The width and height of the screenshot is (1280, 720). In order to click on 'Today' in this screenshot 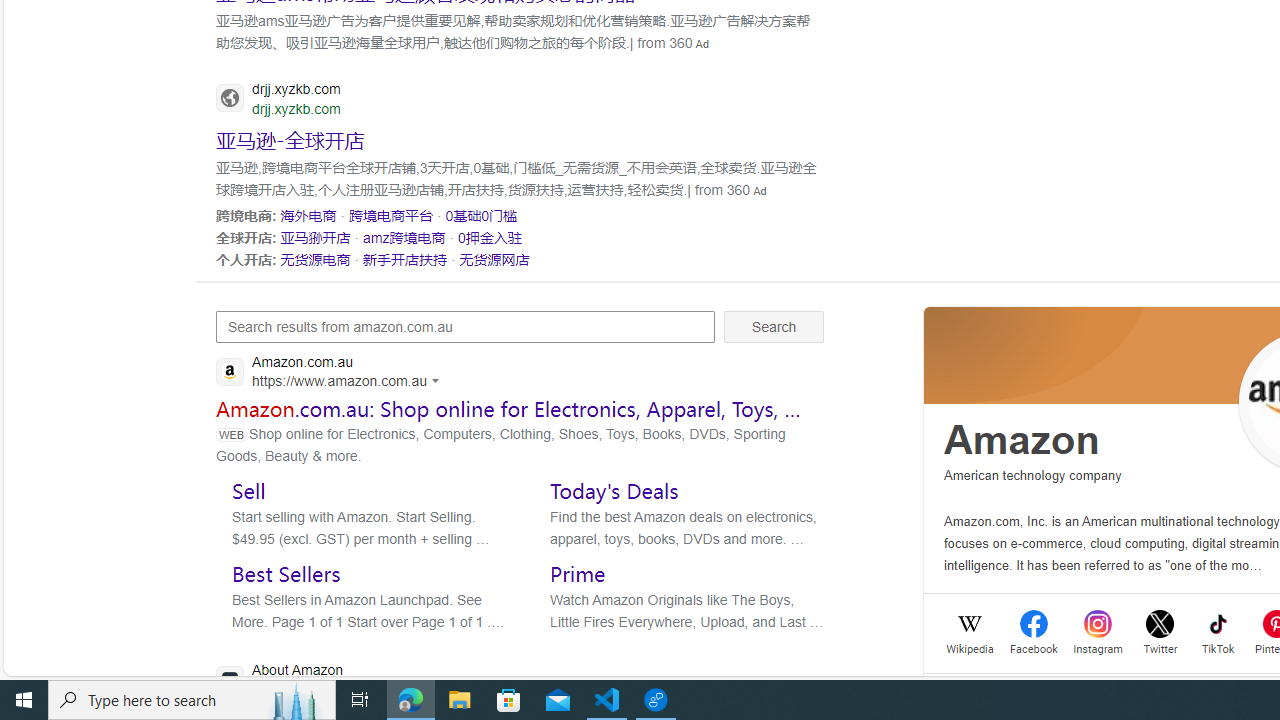, I will do `click(613, 490)`.